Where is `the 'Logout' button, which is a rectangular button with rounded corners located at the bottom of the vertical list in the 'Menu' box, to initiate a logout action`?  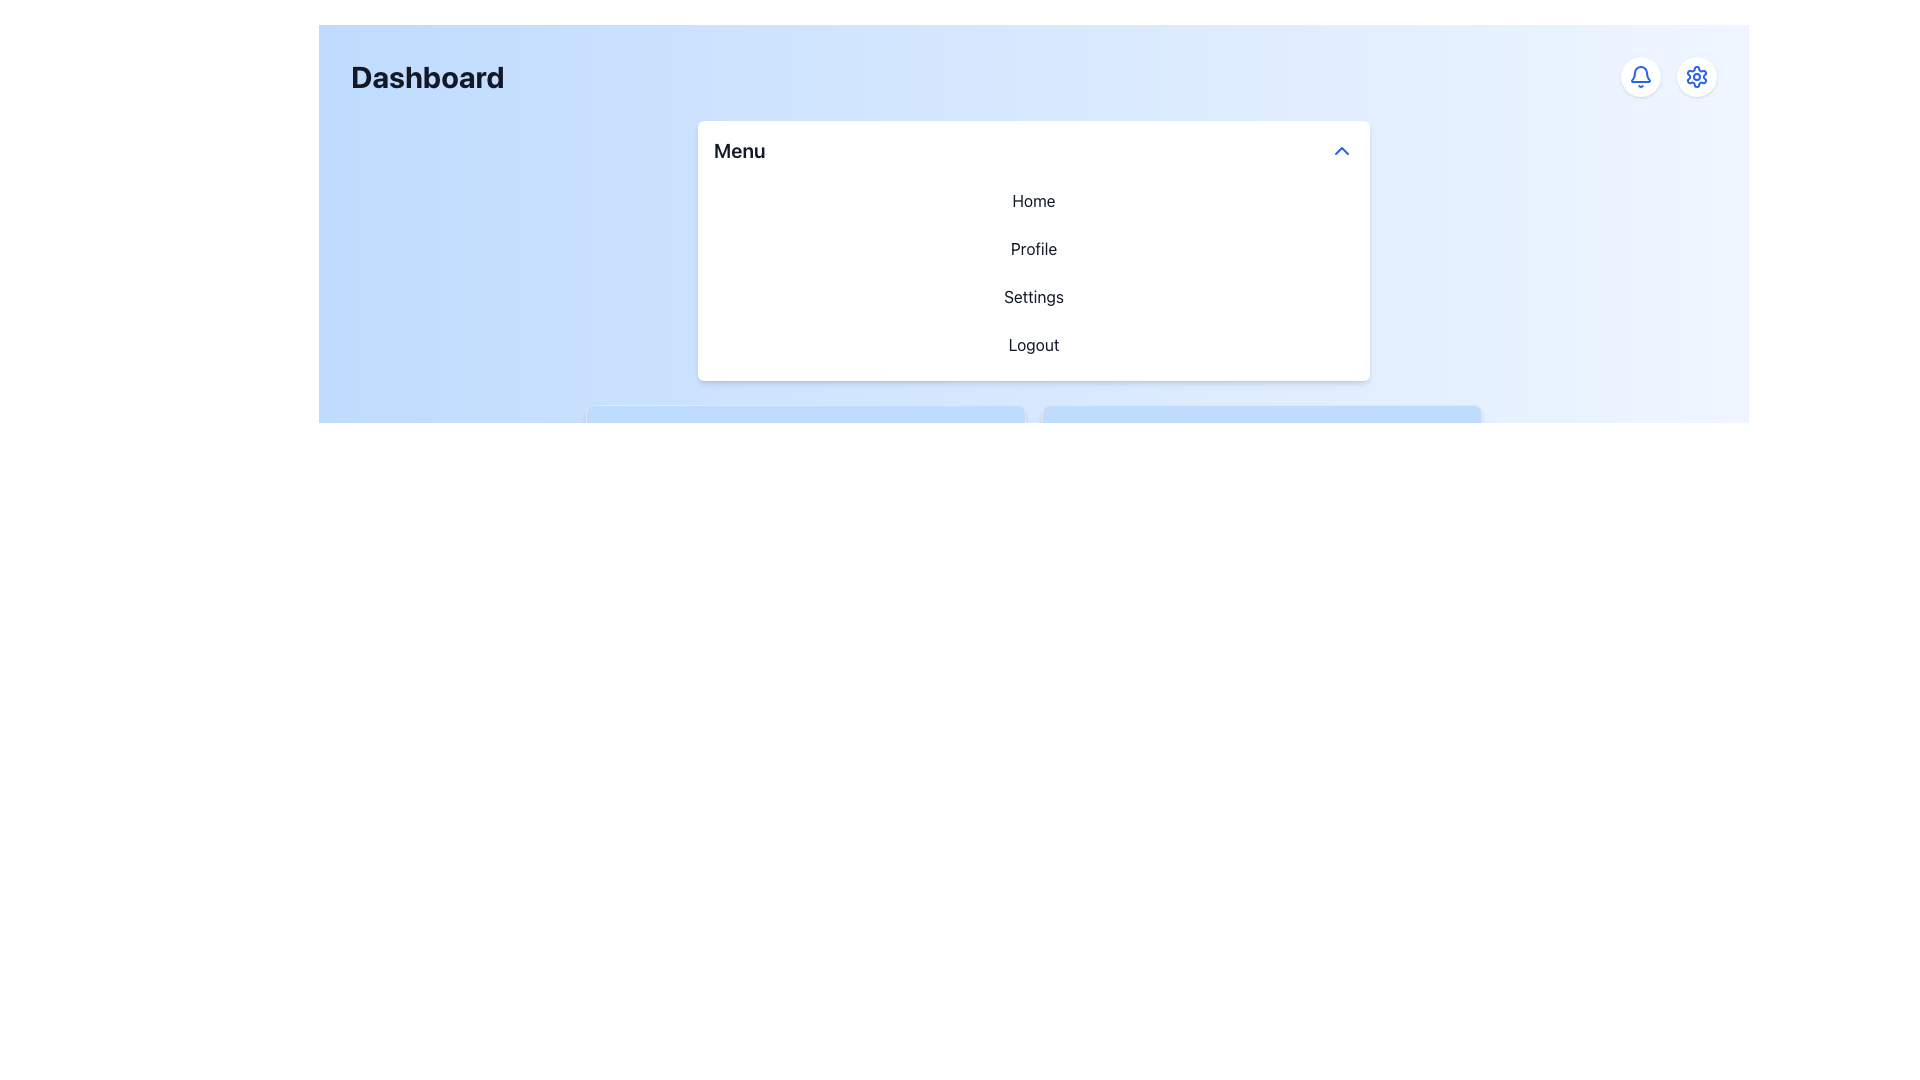 the 'Logout' button, which is a rectangular button with rounded corners located at the bottom of the vertical list in the 'Menu' box, to initiate a logout action is located at coordinates (1033, 343).